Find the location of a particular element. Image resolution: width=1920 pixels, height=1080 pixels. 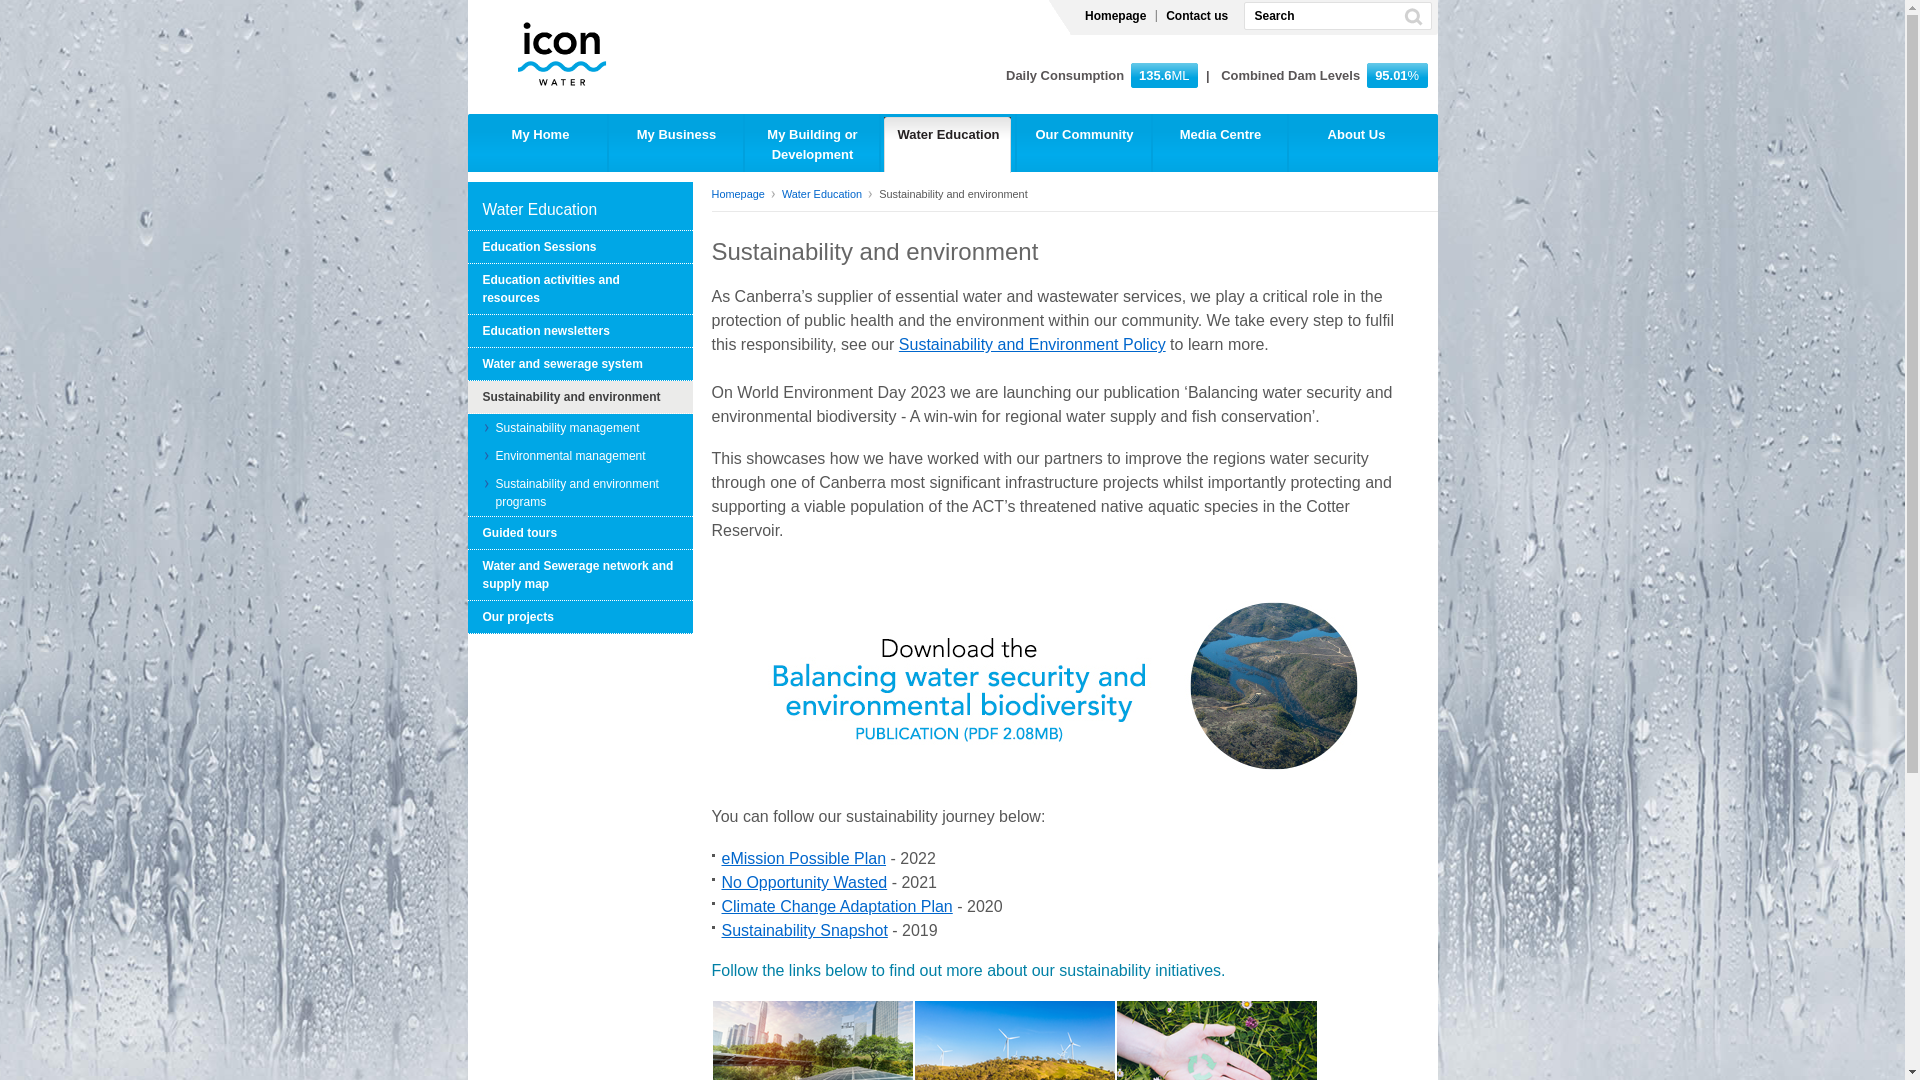

'Our Community' is located at coordinates (1082, 143).